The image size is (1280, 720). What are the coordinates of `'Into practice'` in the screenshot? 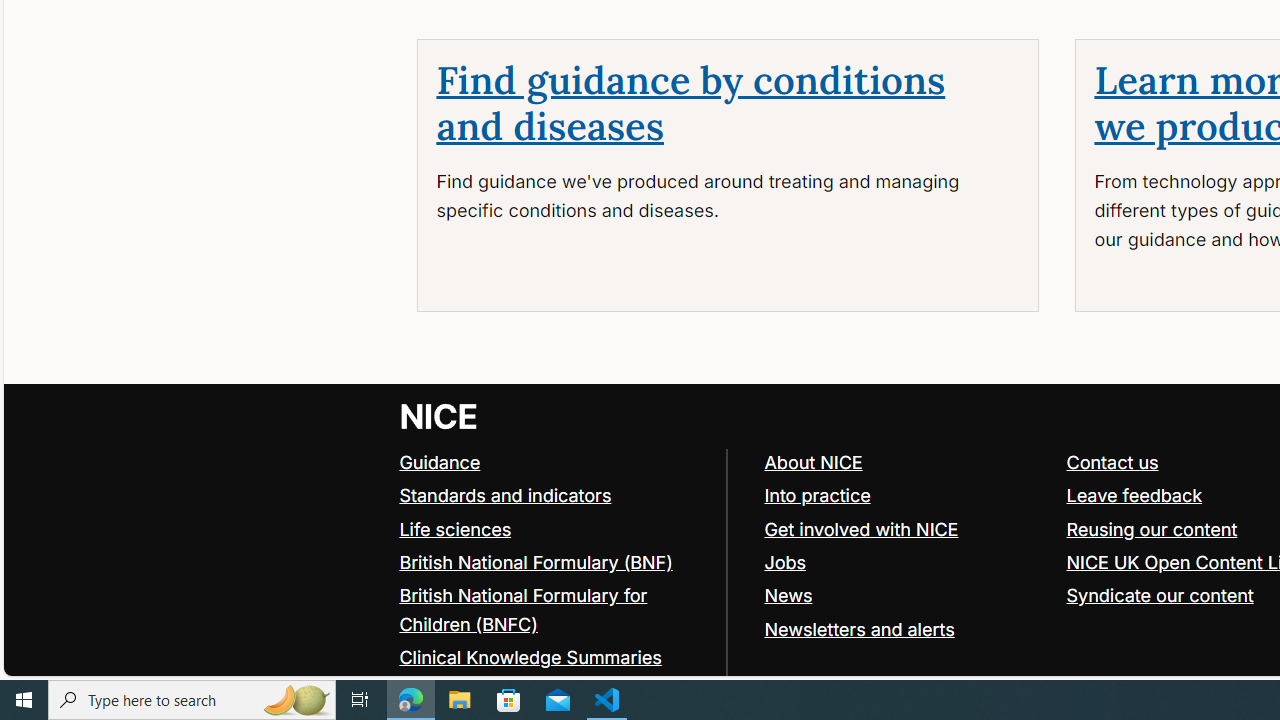 It's located at (817, 495).